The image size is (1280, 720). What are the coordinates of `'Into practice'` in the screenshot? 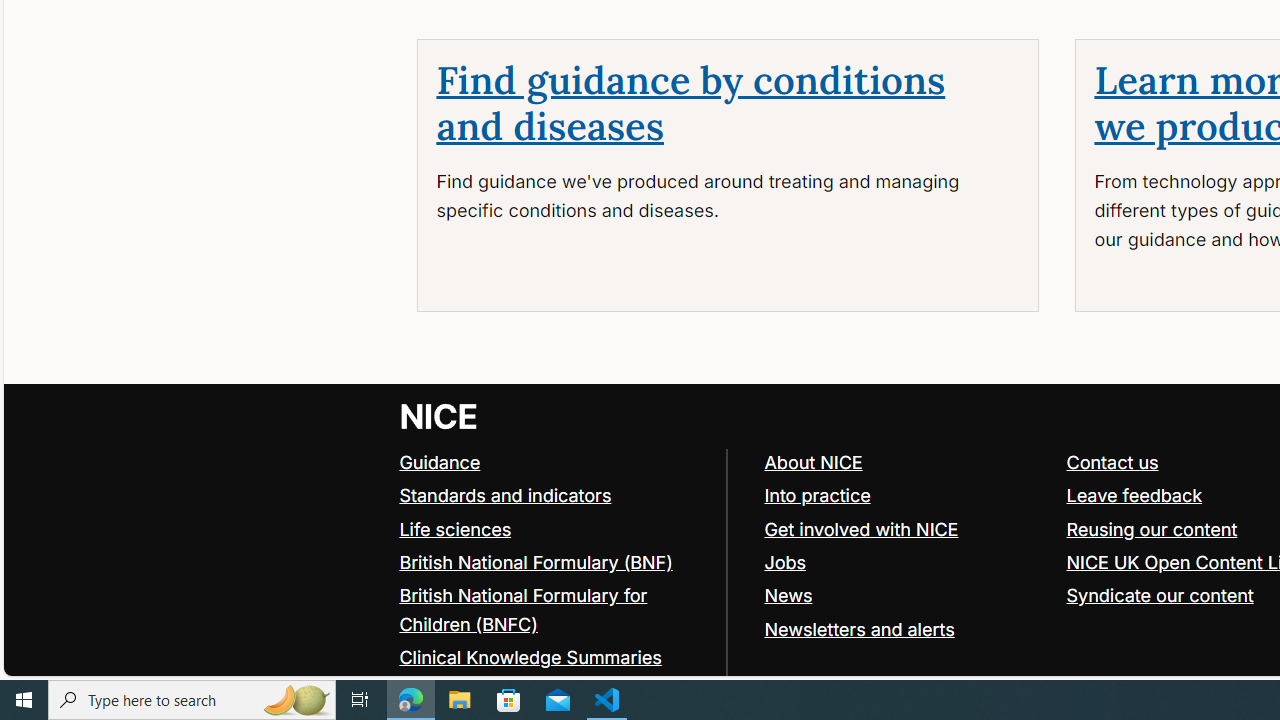 It's located at (817, 495).